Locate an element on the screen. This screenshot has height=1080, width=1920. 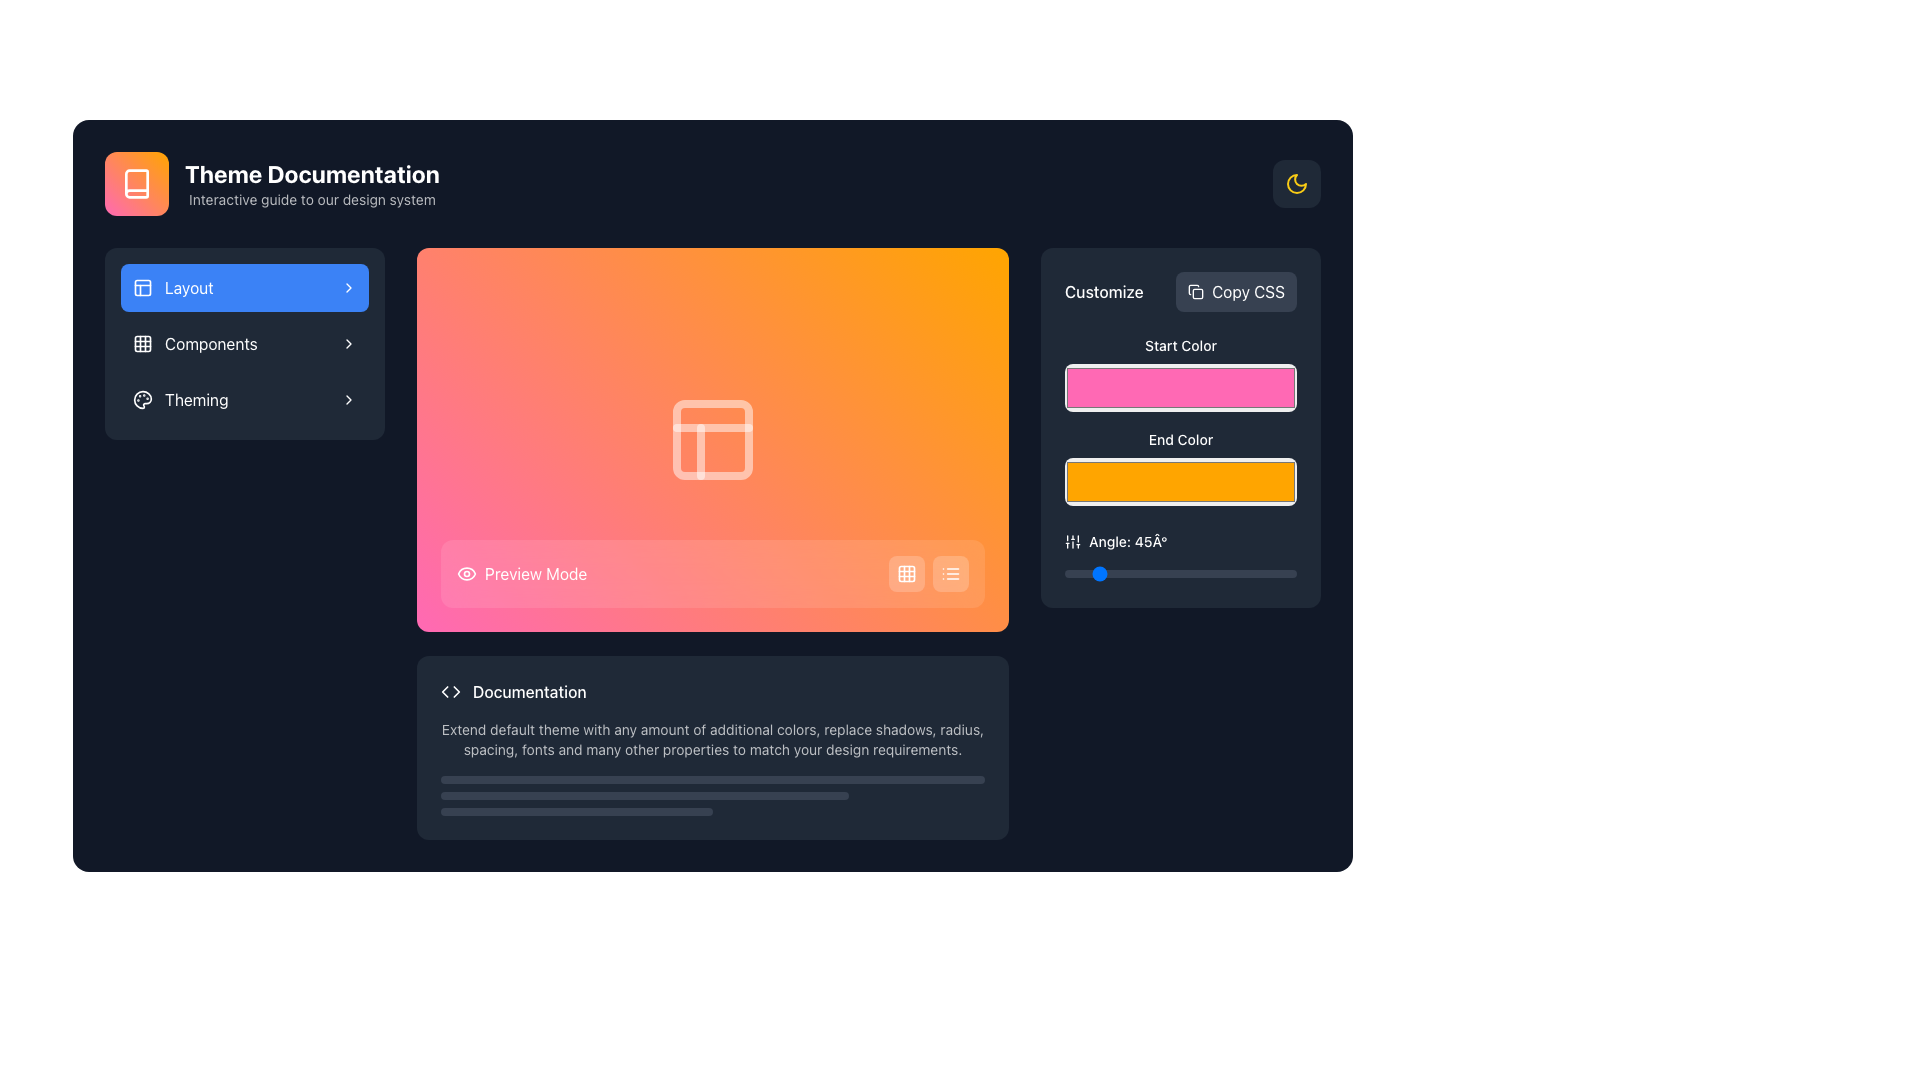
the slider value is located at coordinates (1070, 574).